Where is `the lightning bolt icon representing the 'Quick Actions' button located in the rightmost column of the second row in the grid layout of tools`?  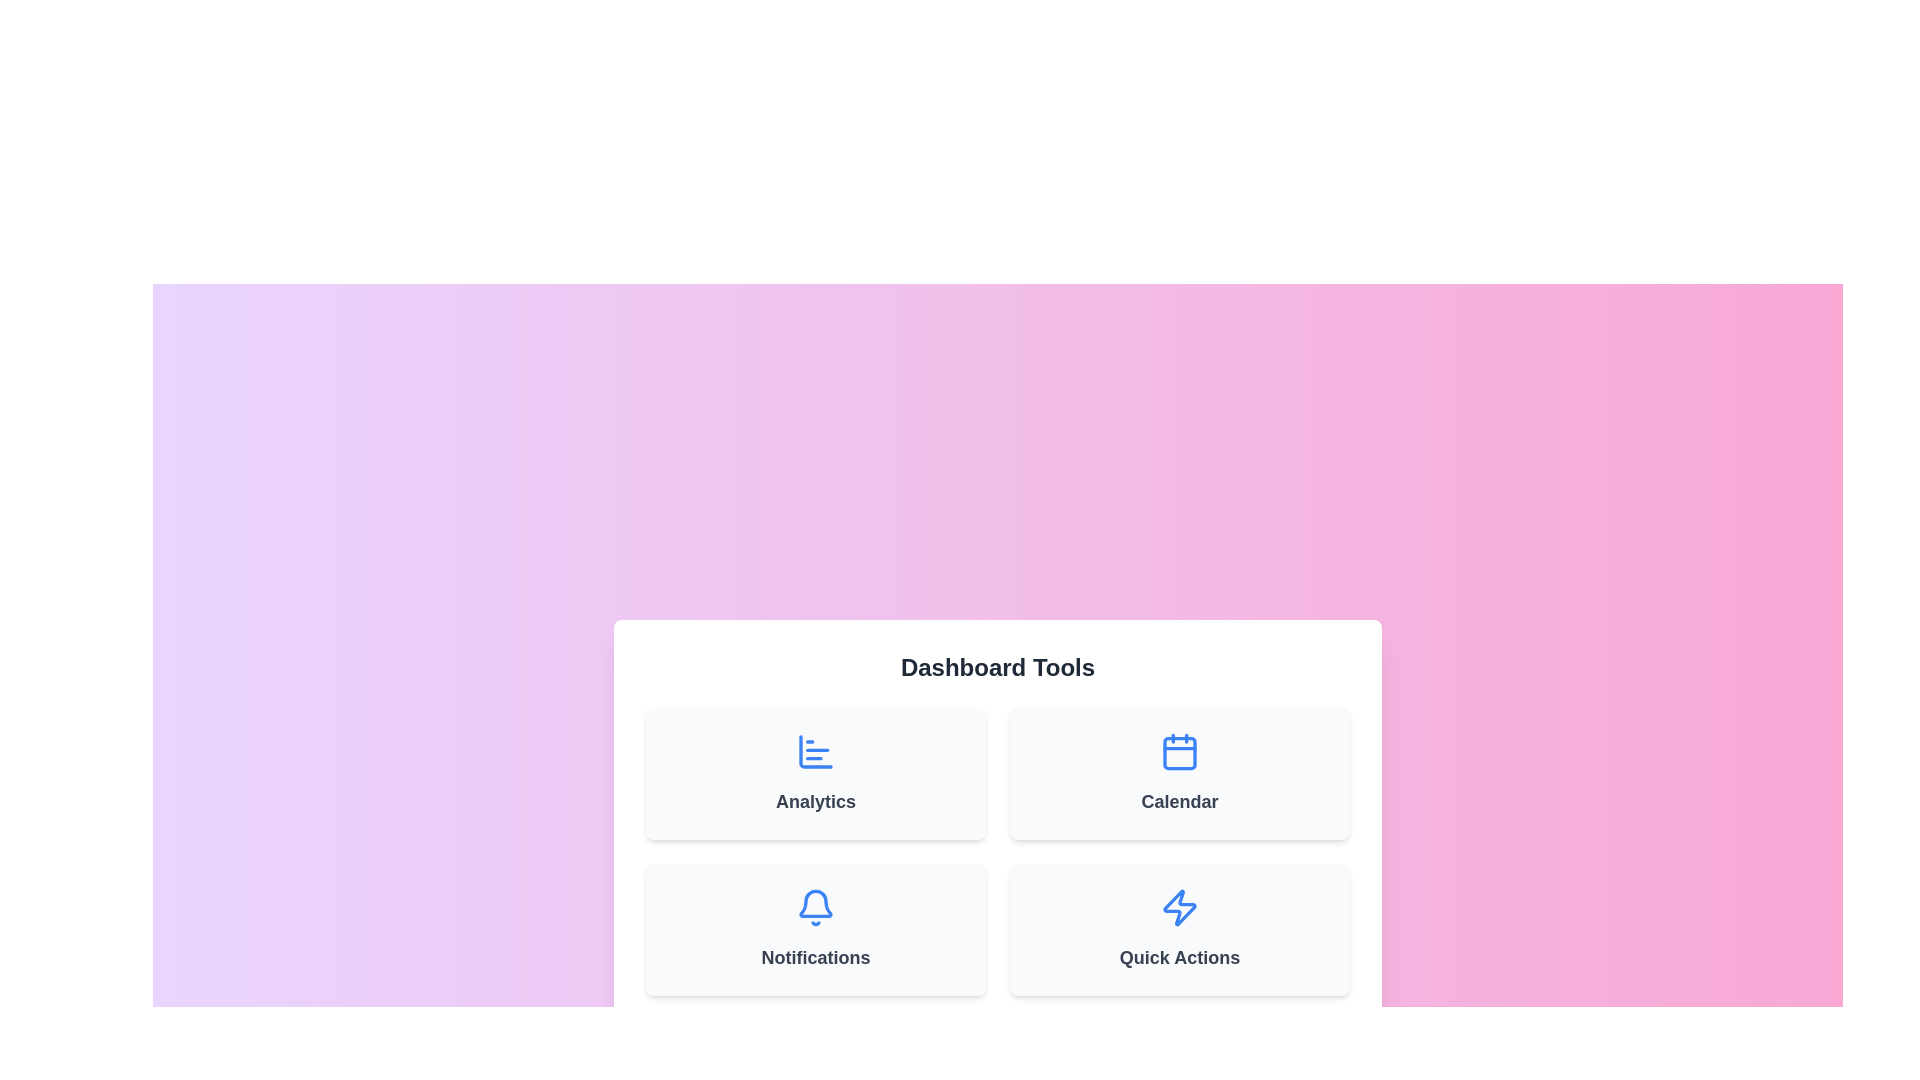 the lightning bolt icon representing the 'Quick Actions' button located in the rightmost column of the second row in the grid layout of tools is located at coordinates (1180, 907).